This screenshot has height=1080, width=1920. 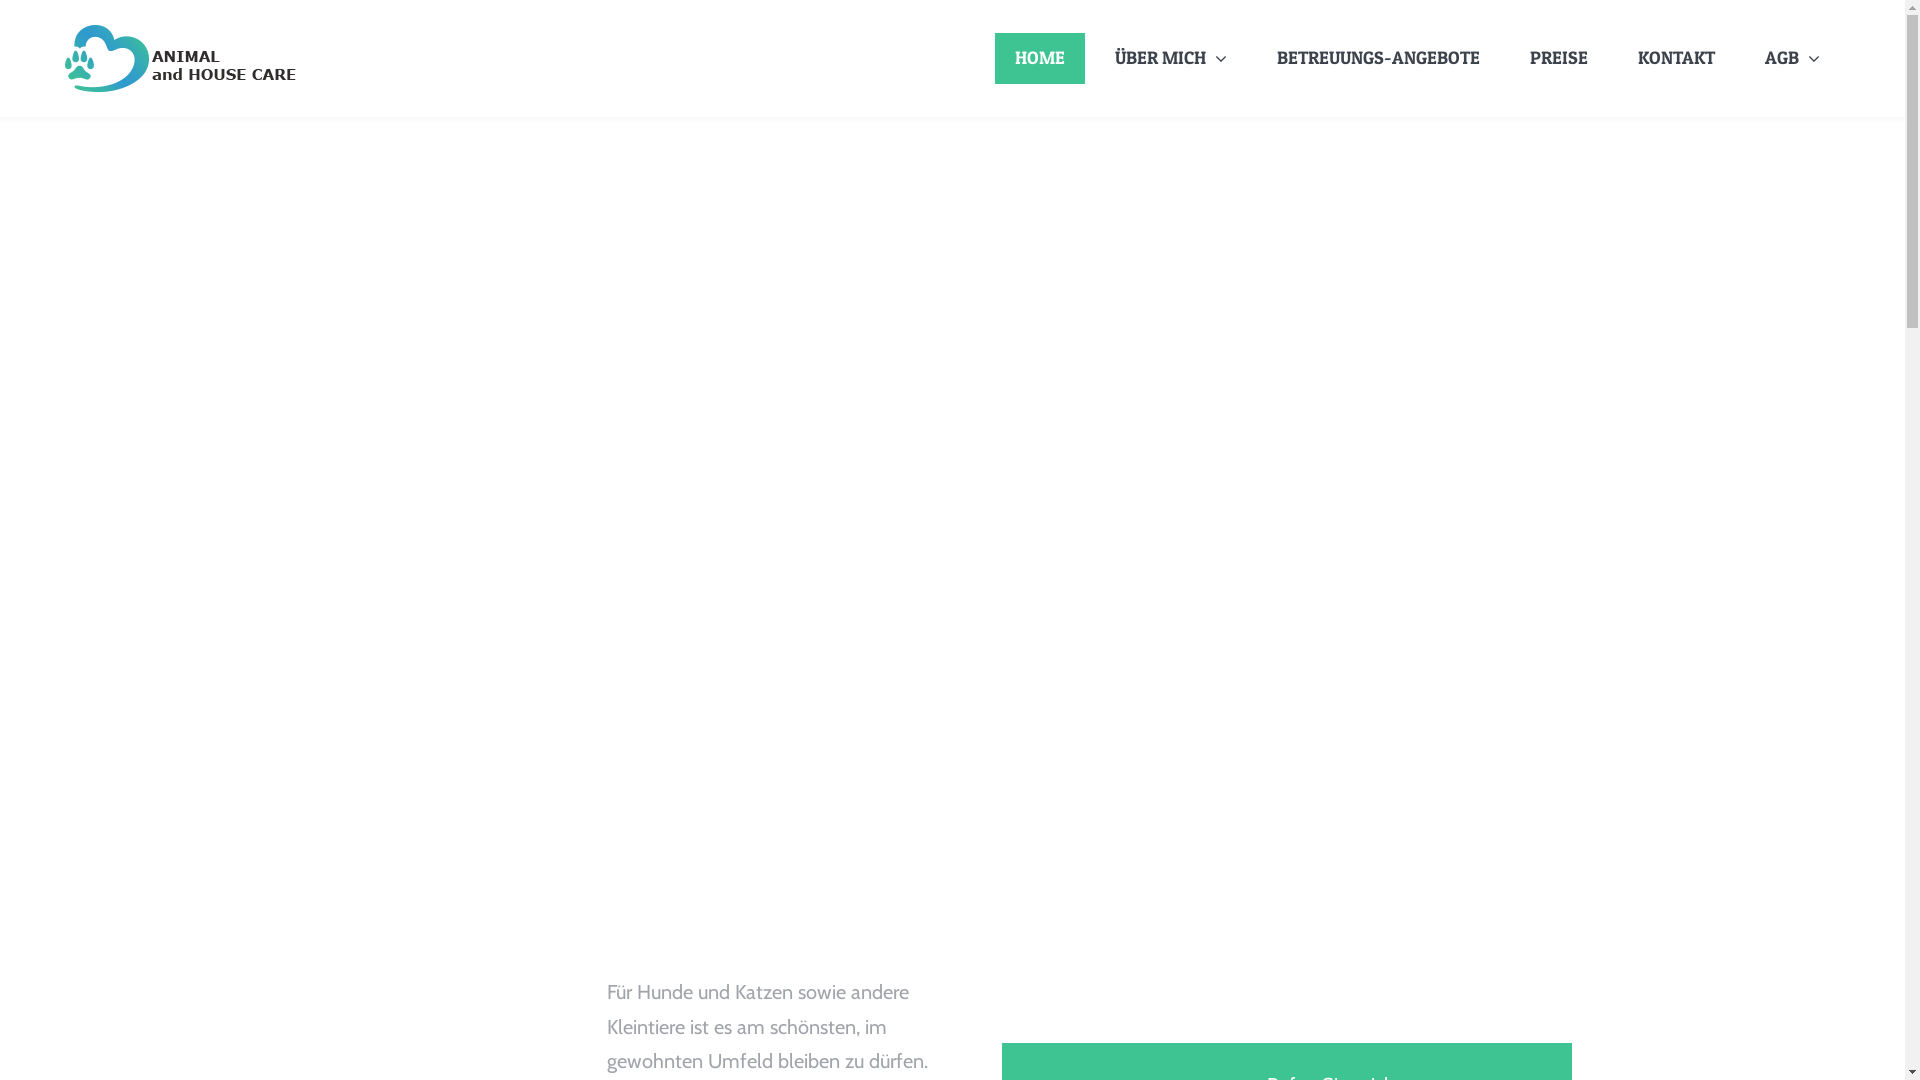 I want to click on 'BETREUUNGS-ANGEBOTE', so click(x=1377, y=57).